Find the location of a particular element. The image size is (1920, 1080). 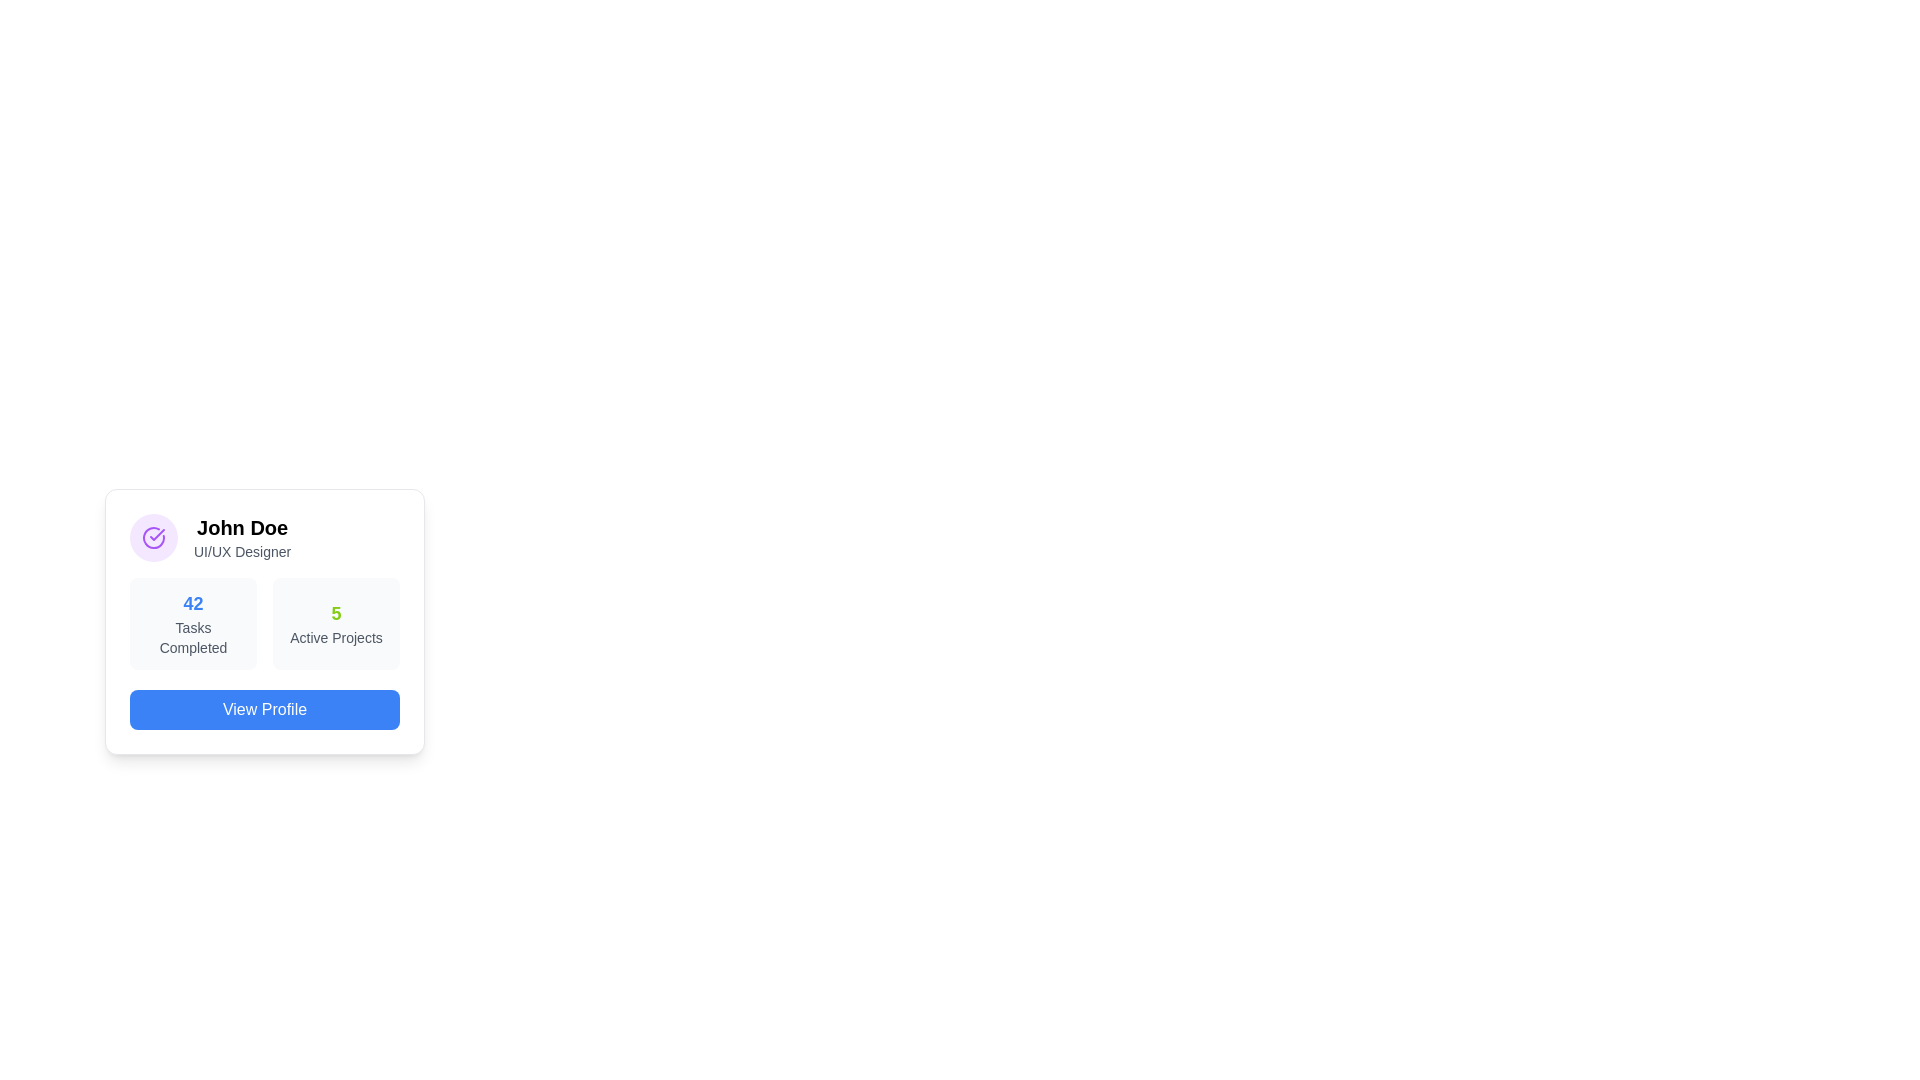

the Informative summary panel, which displays 'Tasks Completed' in blue and 'Active Projects' in lime green, located centrally below the title 'John Doe' and above the 'View Profile' button is located at coordinates (263, 623).